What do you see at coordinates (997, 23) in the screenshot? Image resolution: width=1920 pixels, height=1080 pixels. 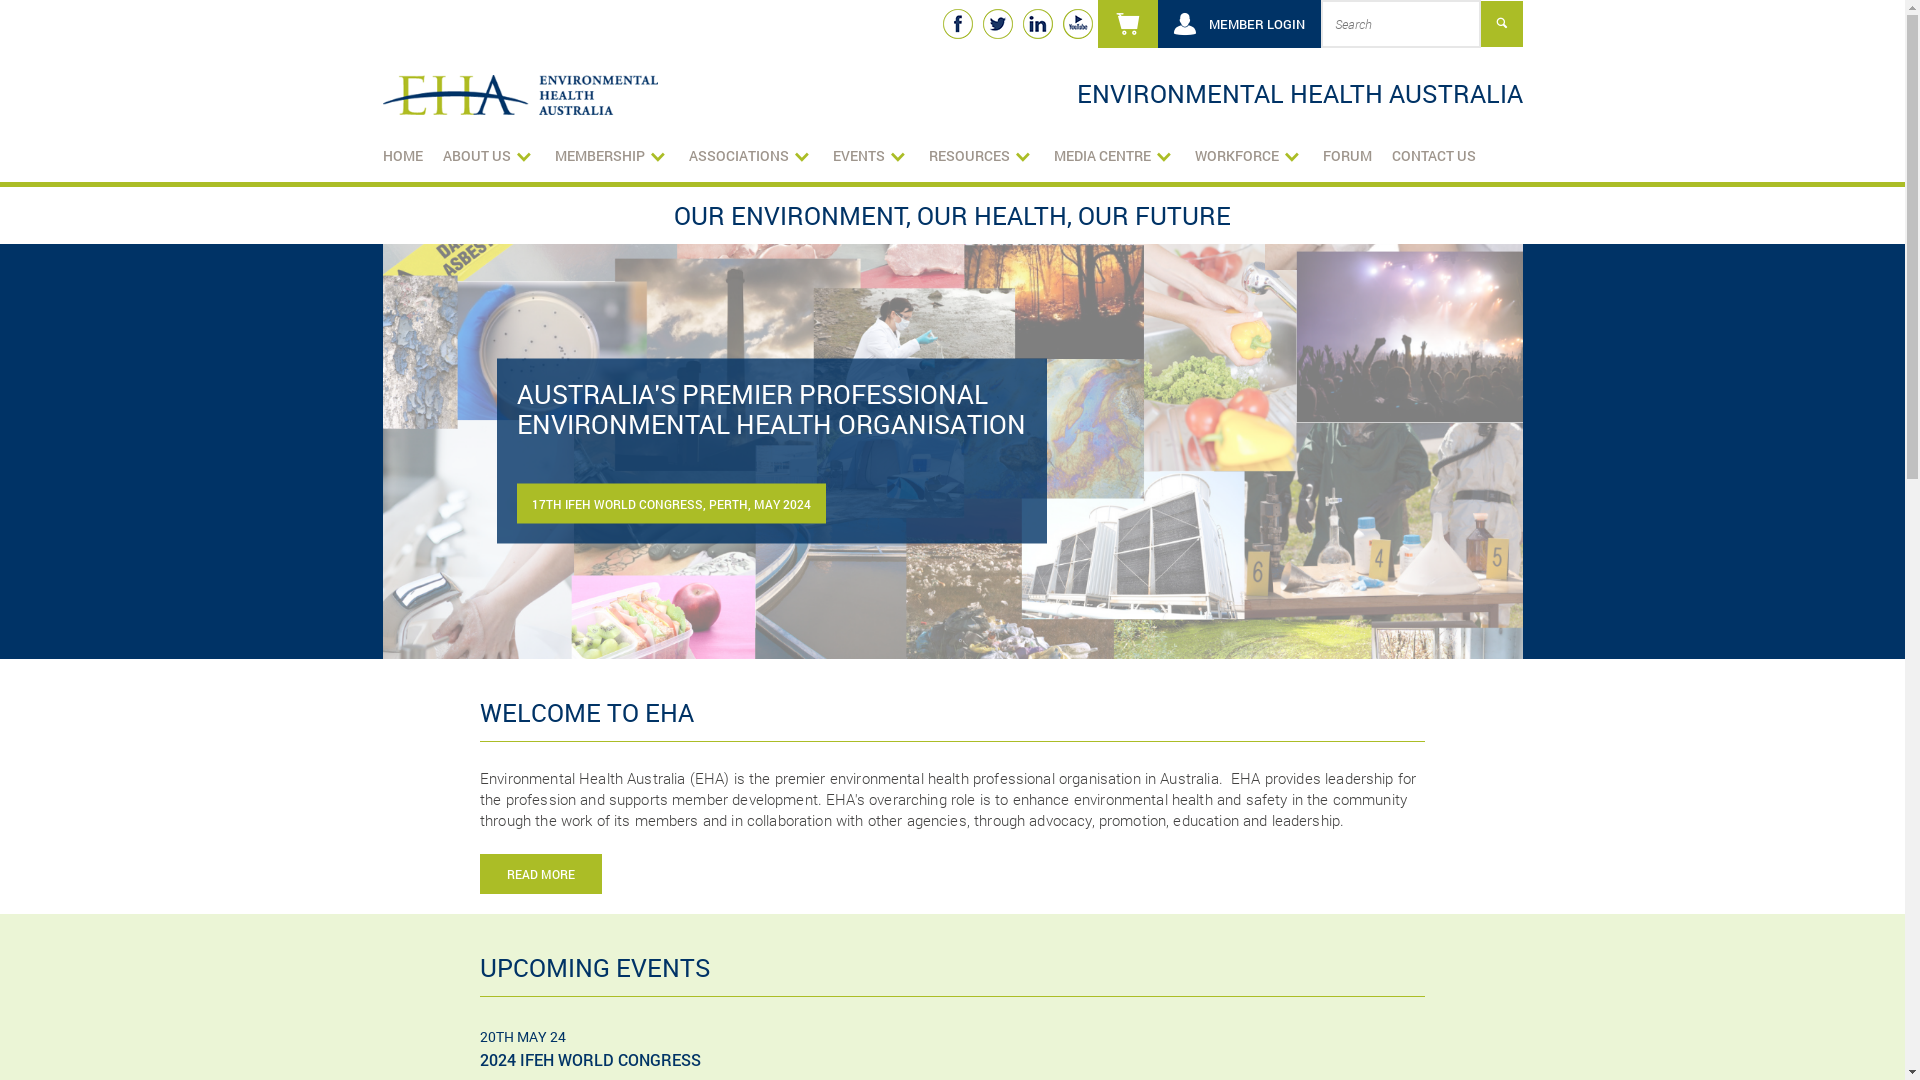 I see `'Twitter'` at bounding box center [997, 23].